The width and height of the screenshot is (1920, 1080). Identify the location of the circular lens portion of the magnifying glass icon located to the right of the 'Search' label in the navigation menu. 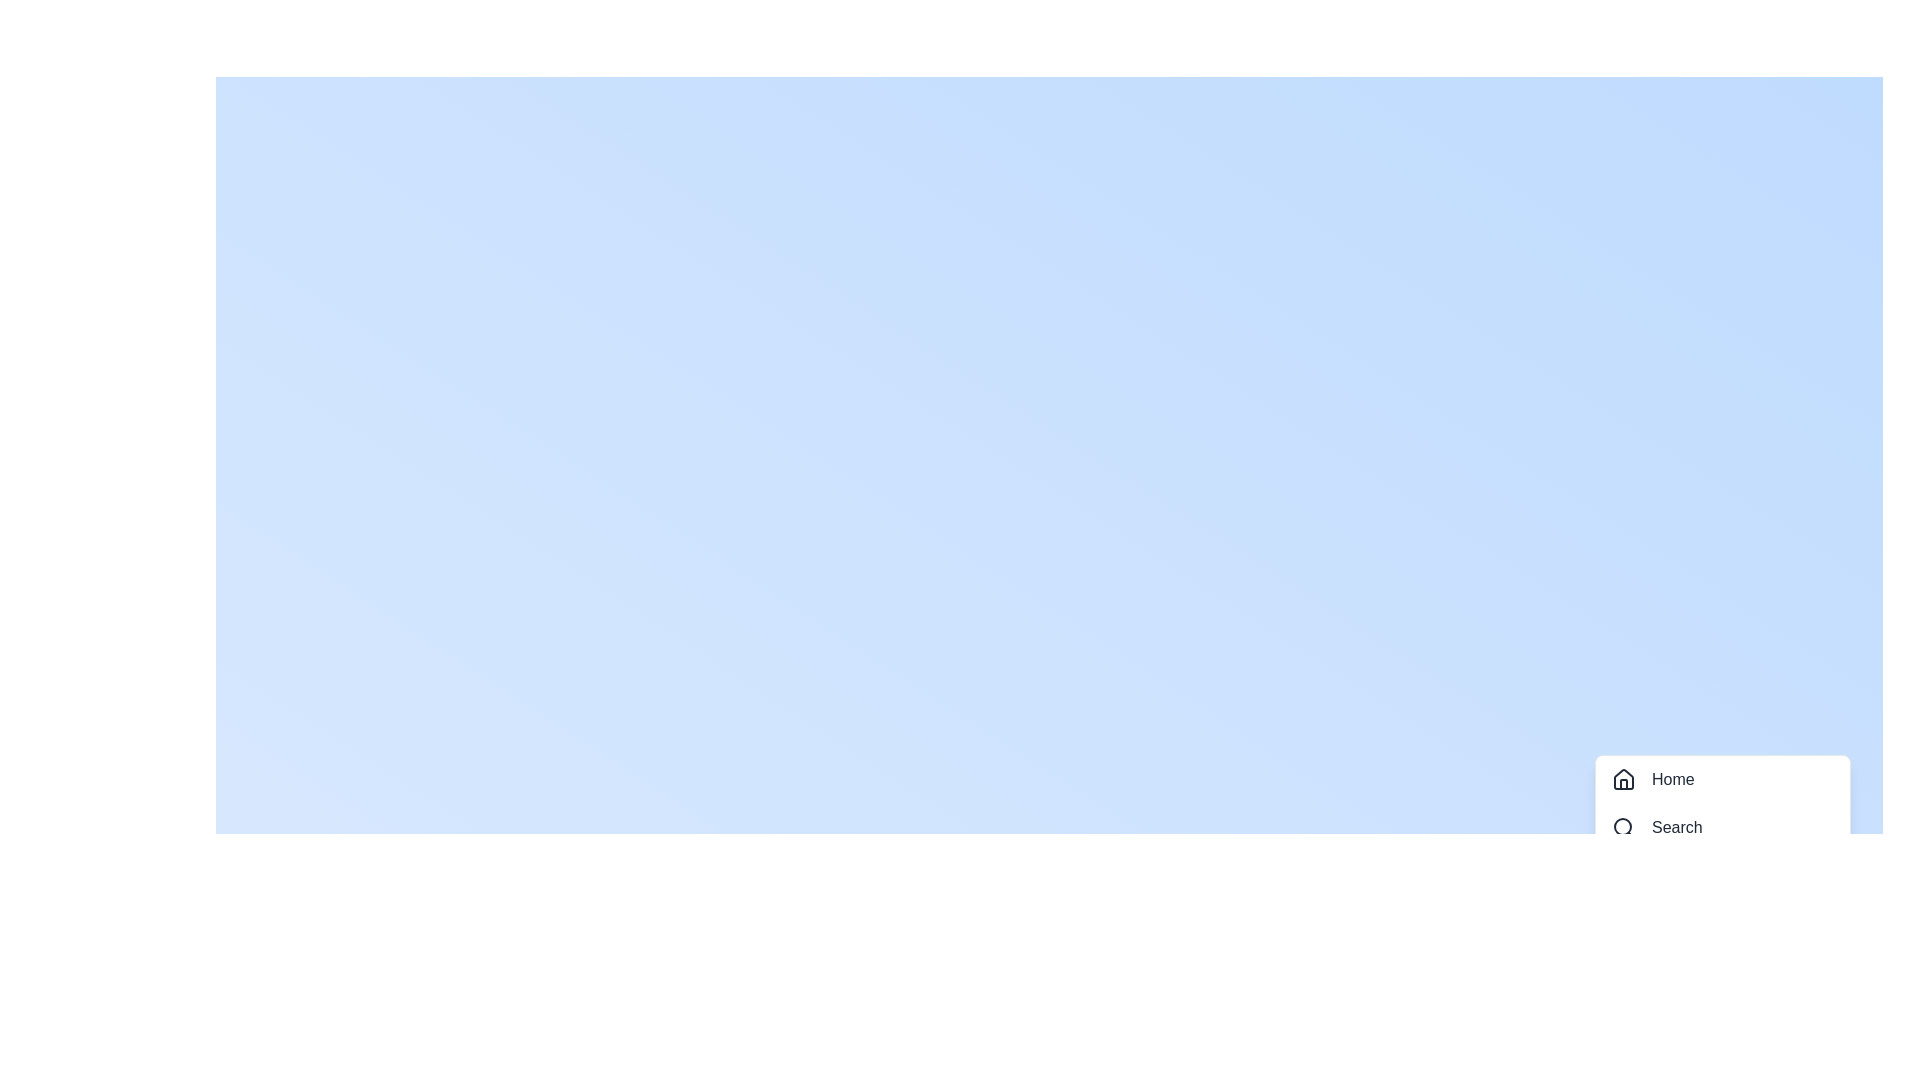
(1622, 826).